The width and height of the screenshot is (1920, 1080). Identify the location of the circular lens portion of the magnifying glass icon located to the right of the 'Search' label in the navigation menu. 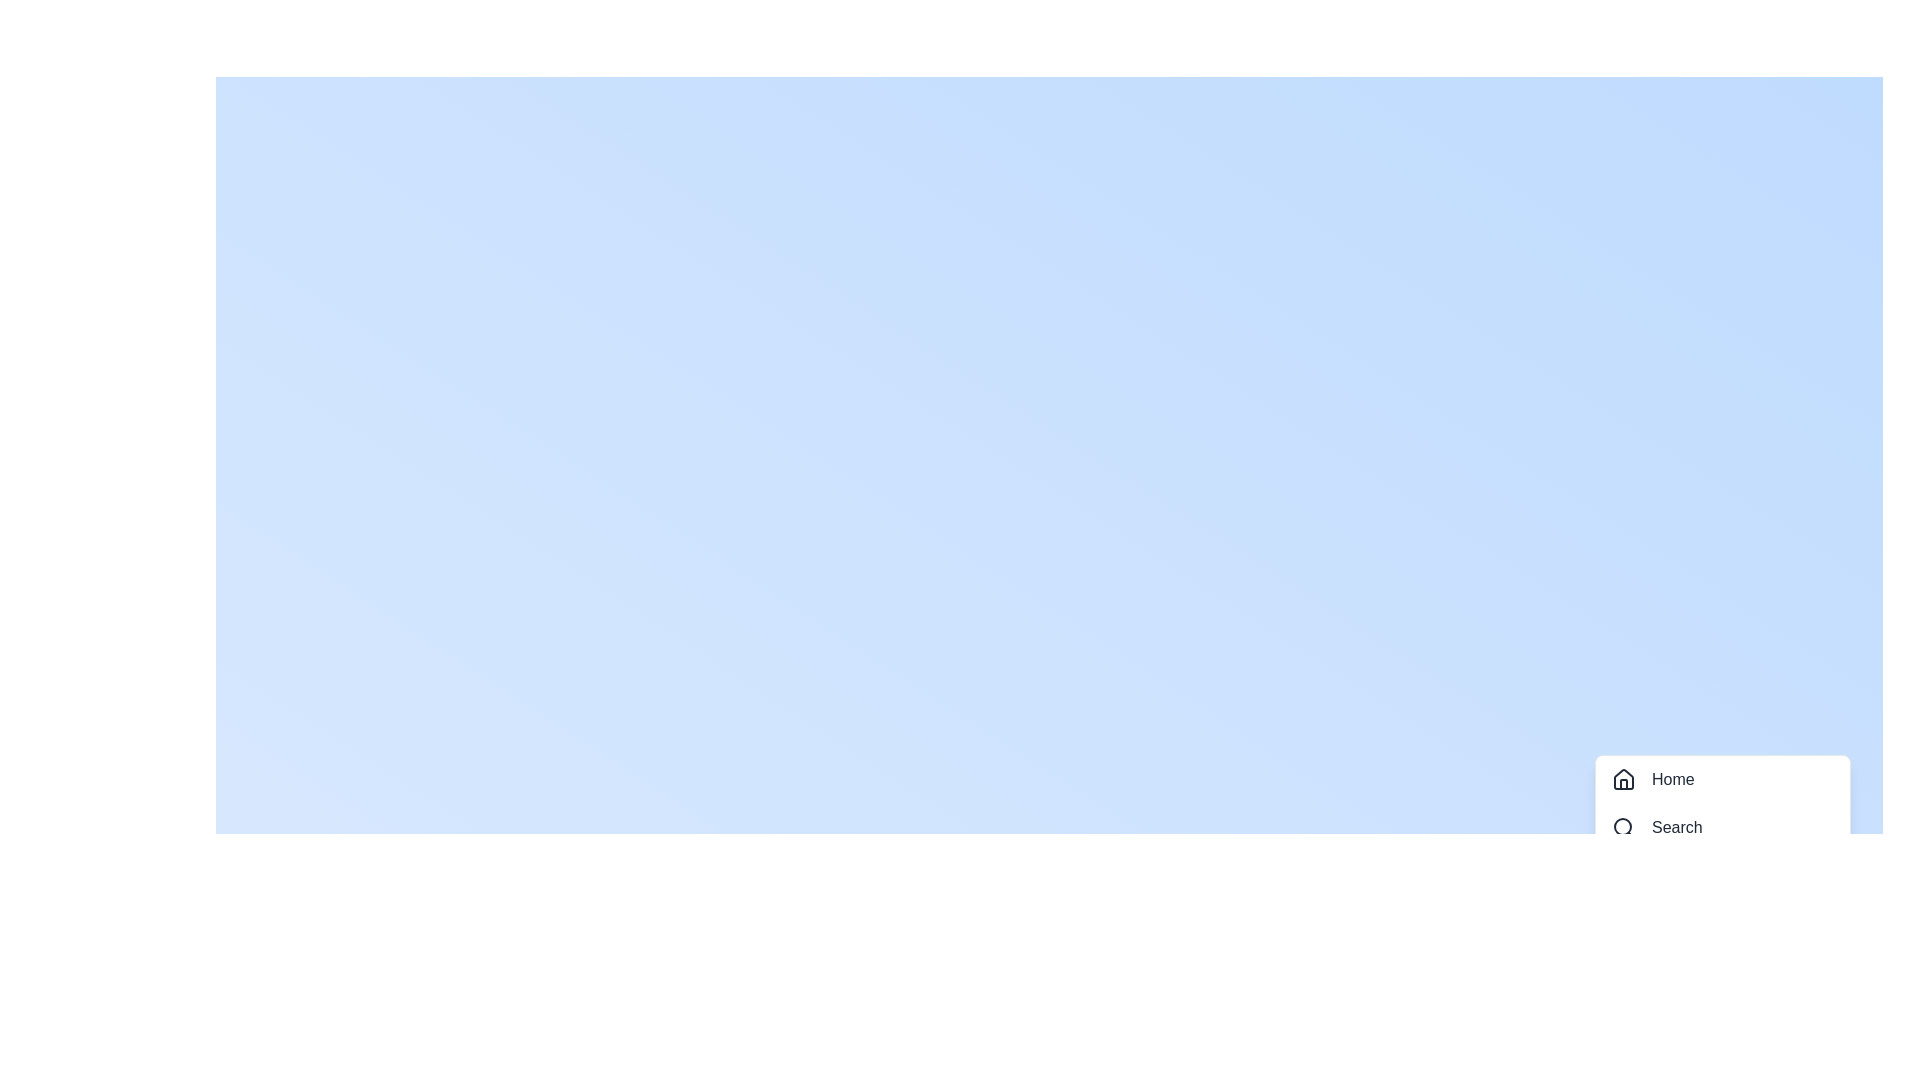
(1622, 826).